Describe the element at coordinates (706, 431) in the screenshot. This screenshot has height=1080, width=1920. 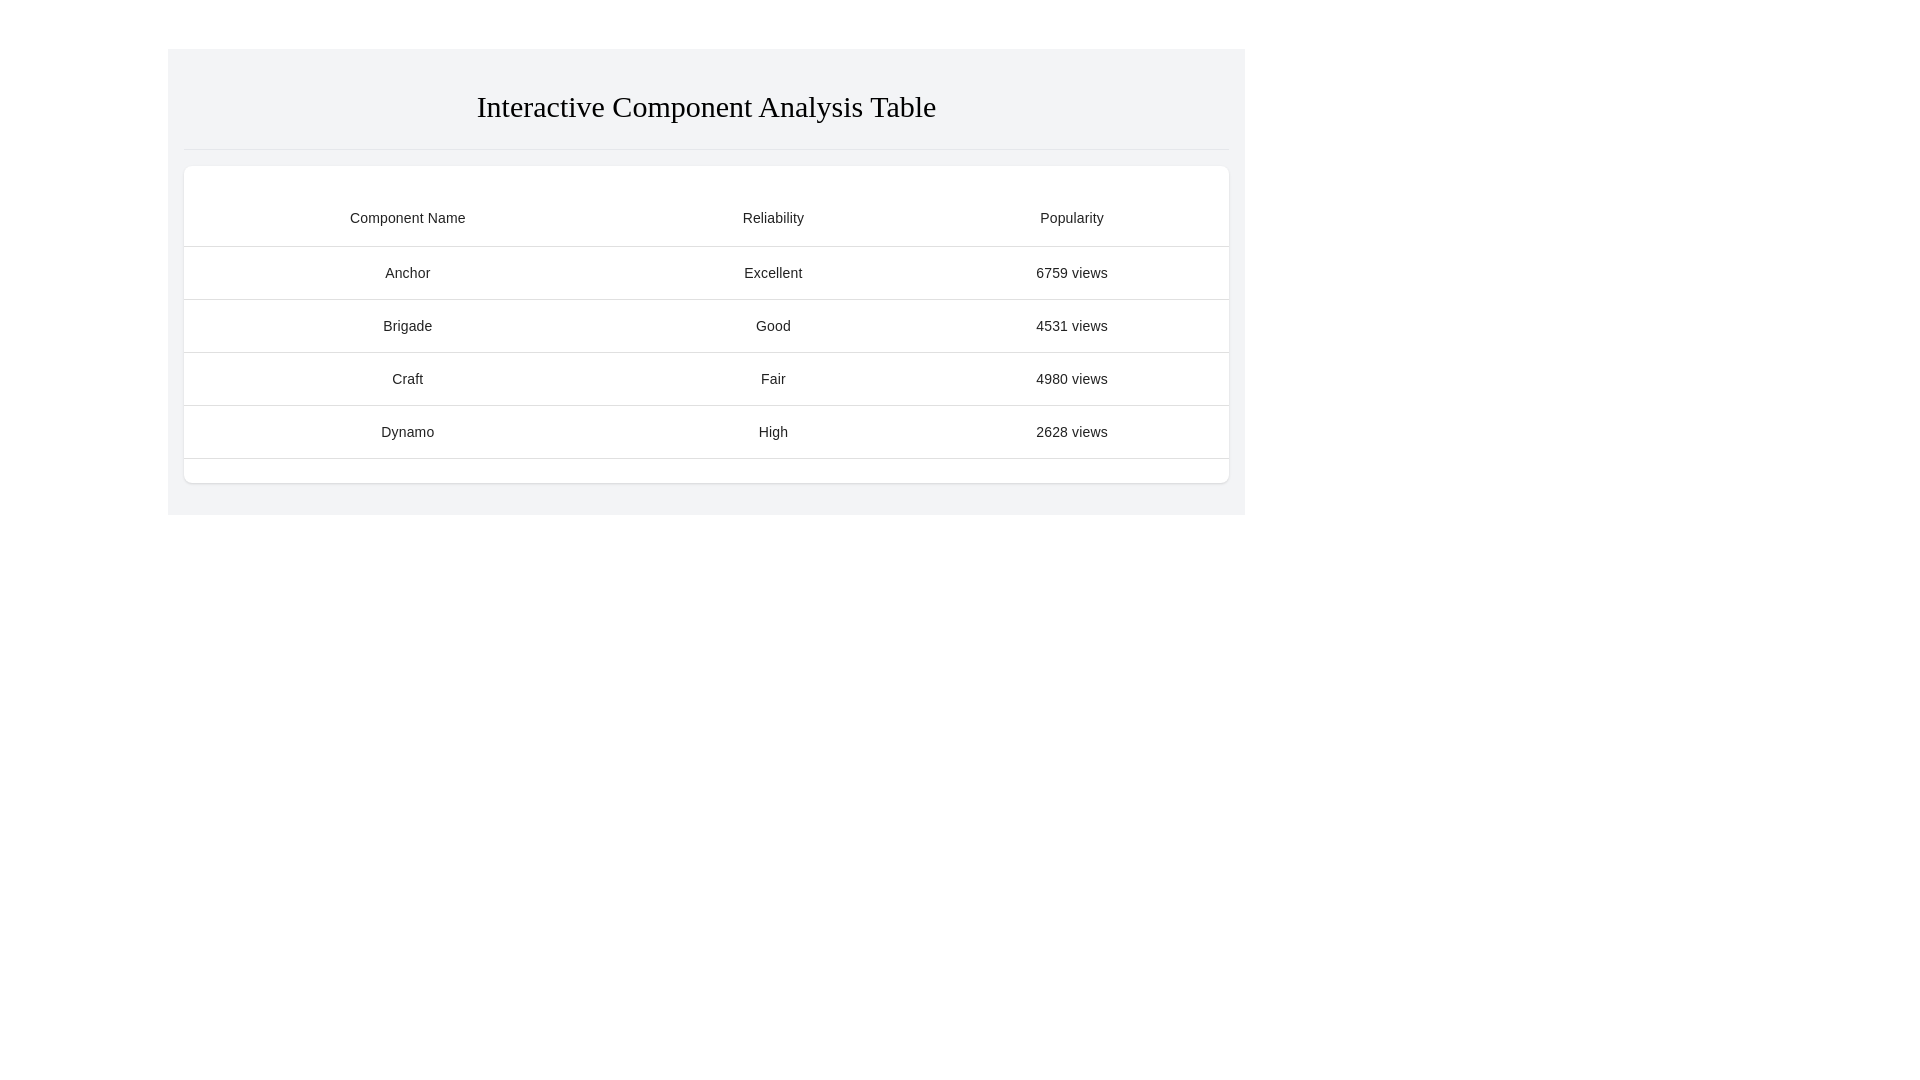
I see `the fourth row in the 'Interactive Component Analysis Table' that summarizes metrics related to 'Dynamo' for more details` at that location.